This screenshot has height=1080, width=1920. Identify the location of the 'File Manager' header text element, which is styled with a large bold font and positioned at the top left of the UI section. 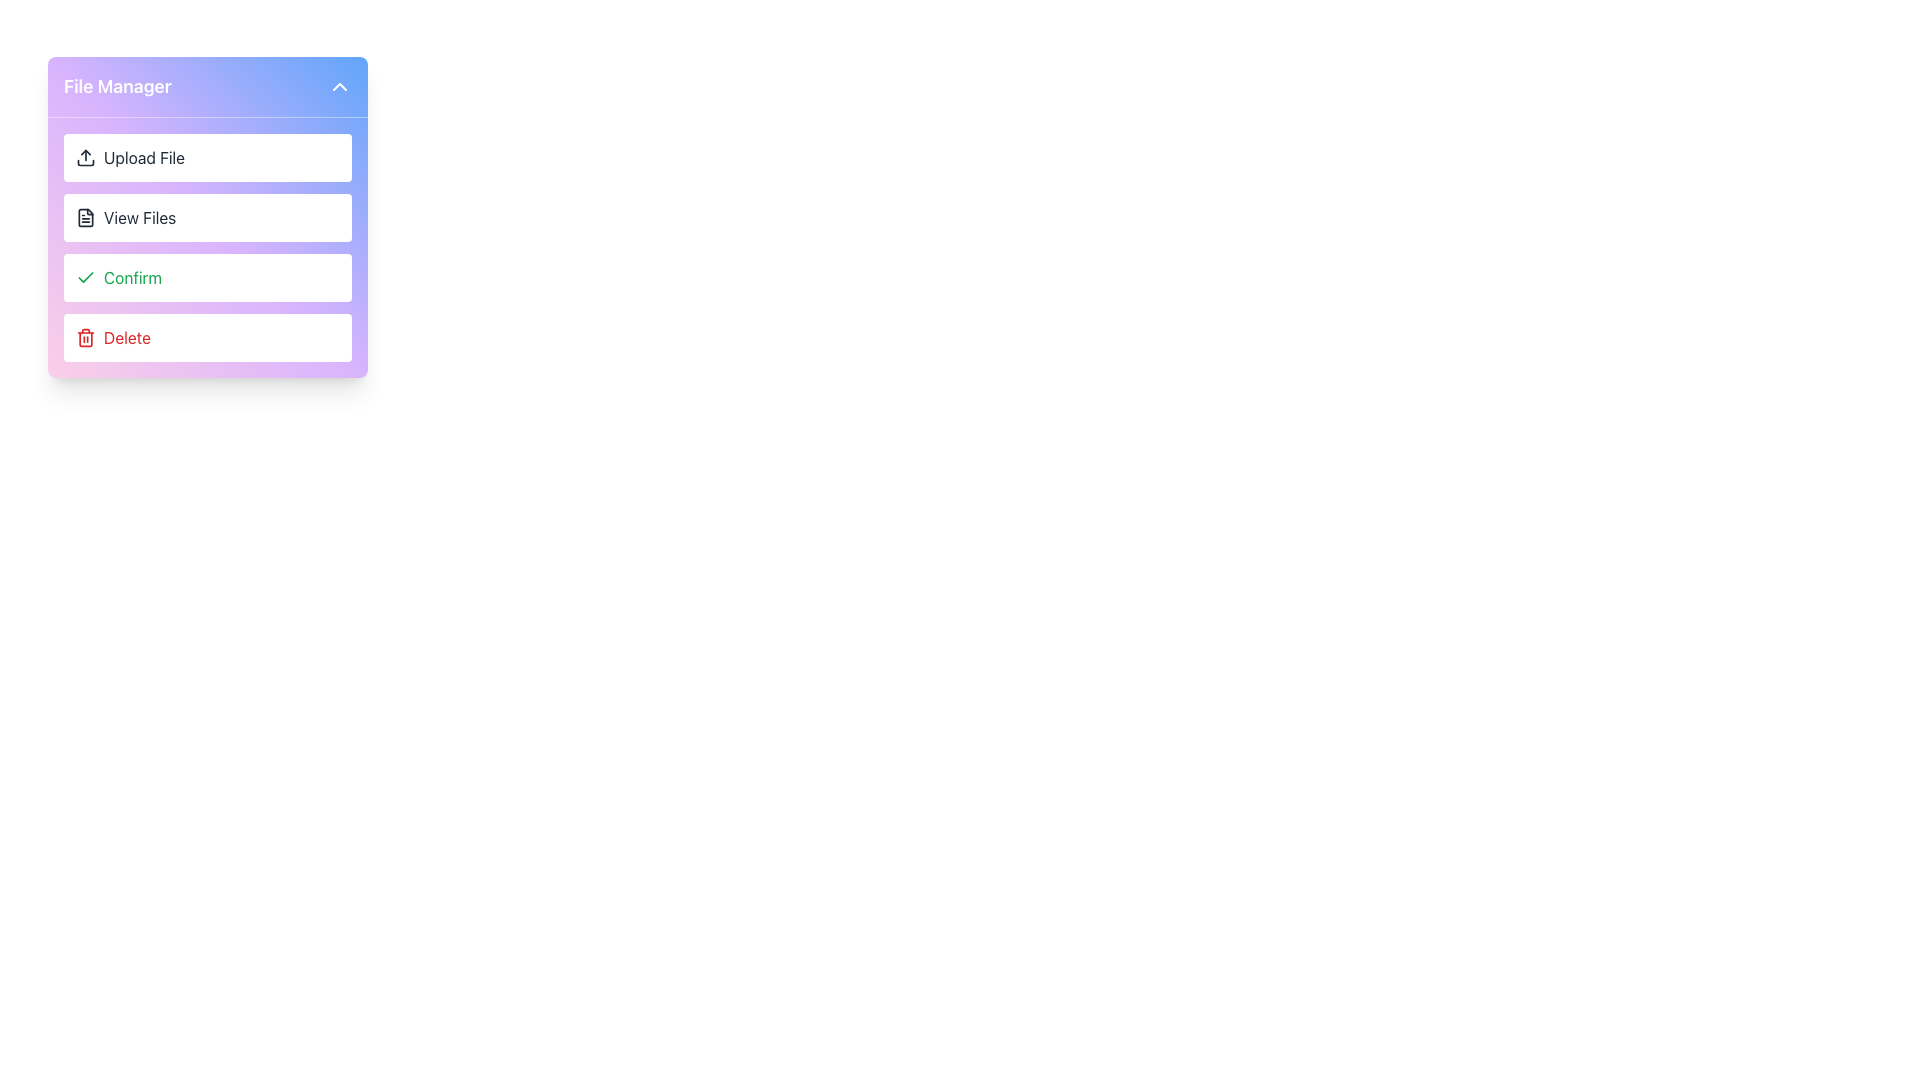
(116, 86).